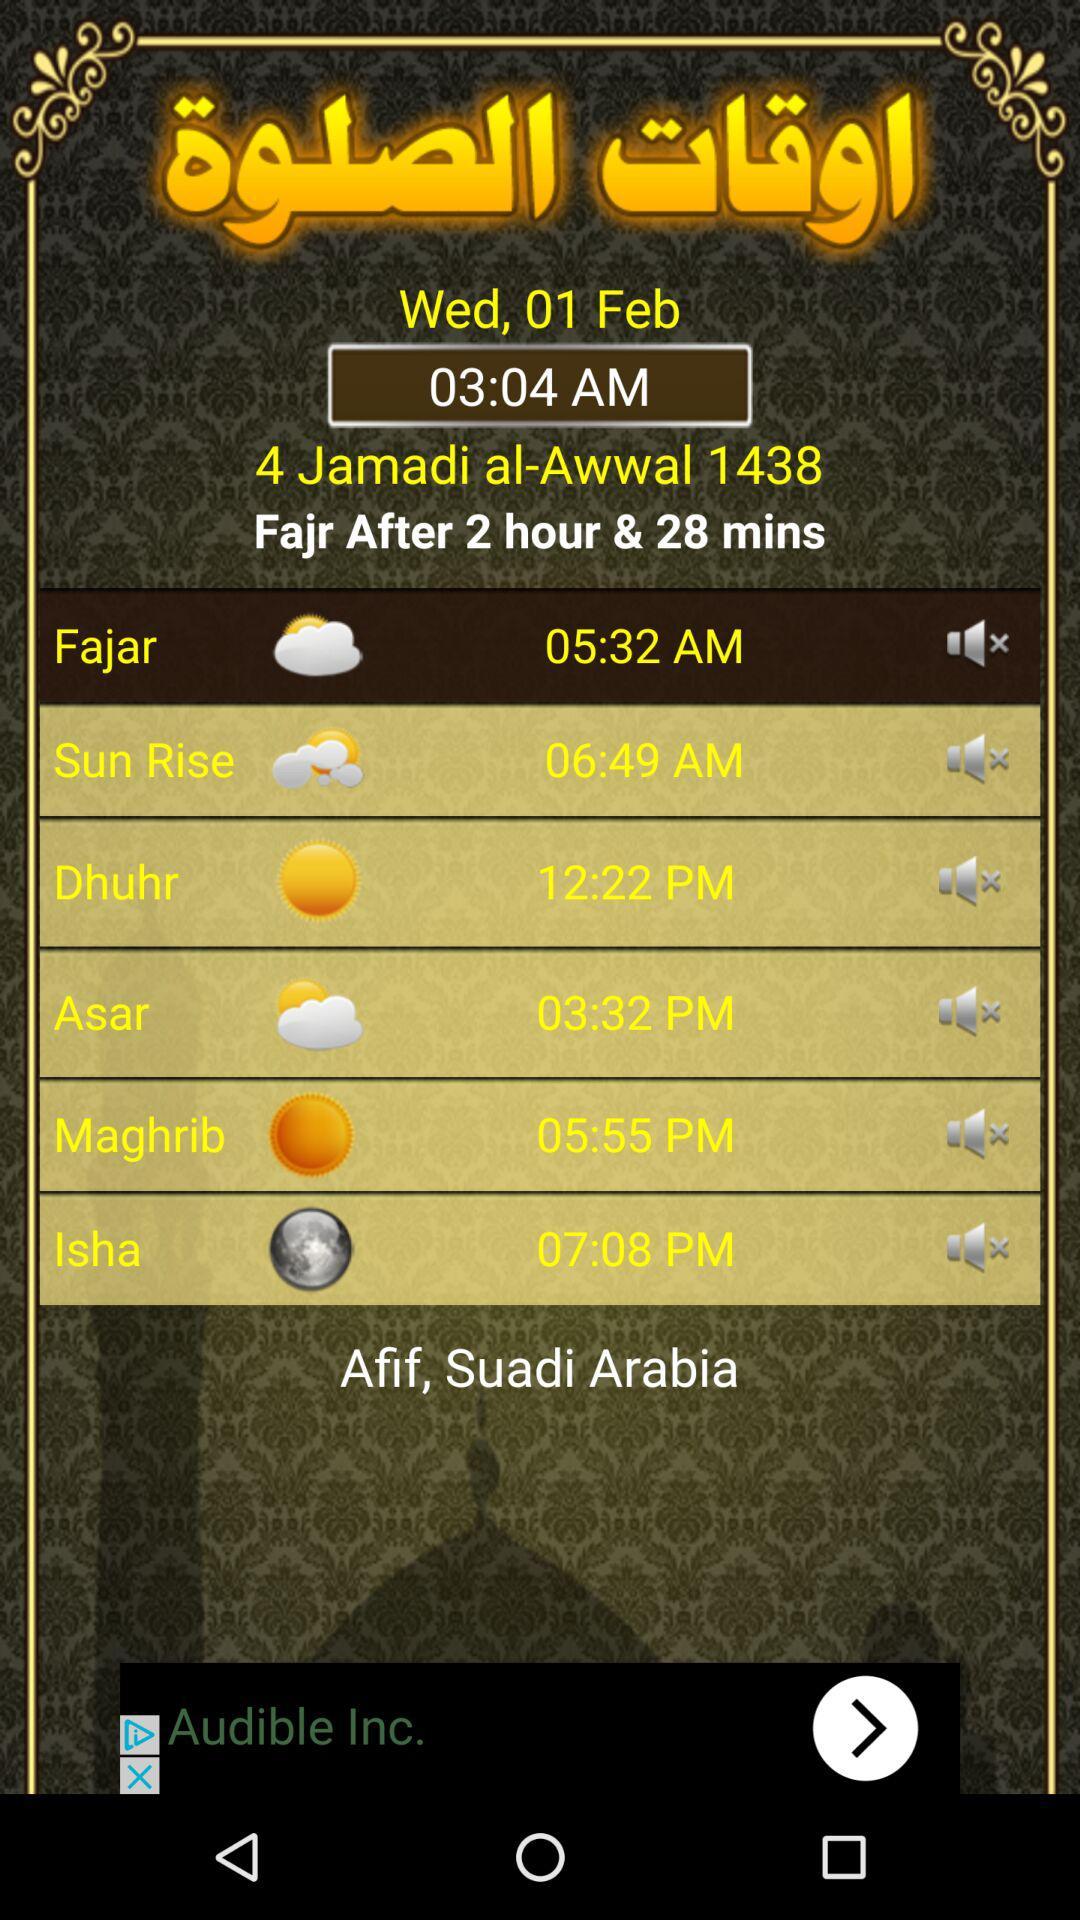 The image size is (1080, 1920). What do you see at coordinates (977, 757) in the screenshot?
I see `the volume icon` at bounding box center [977, 757].